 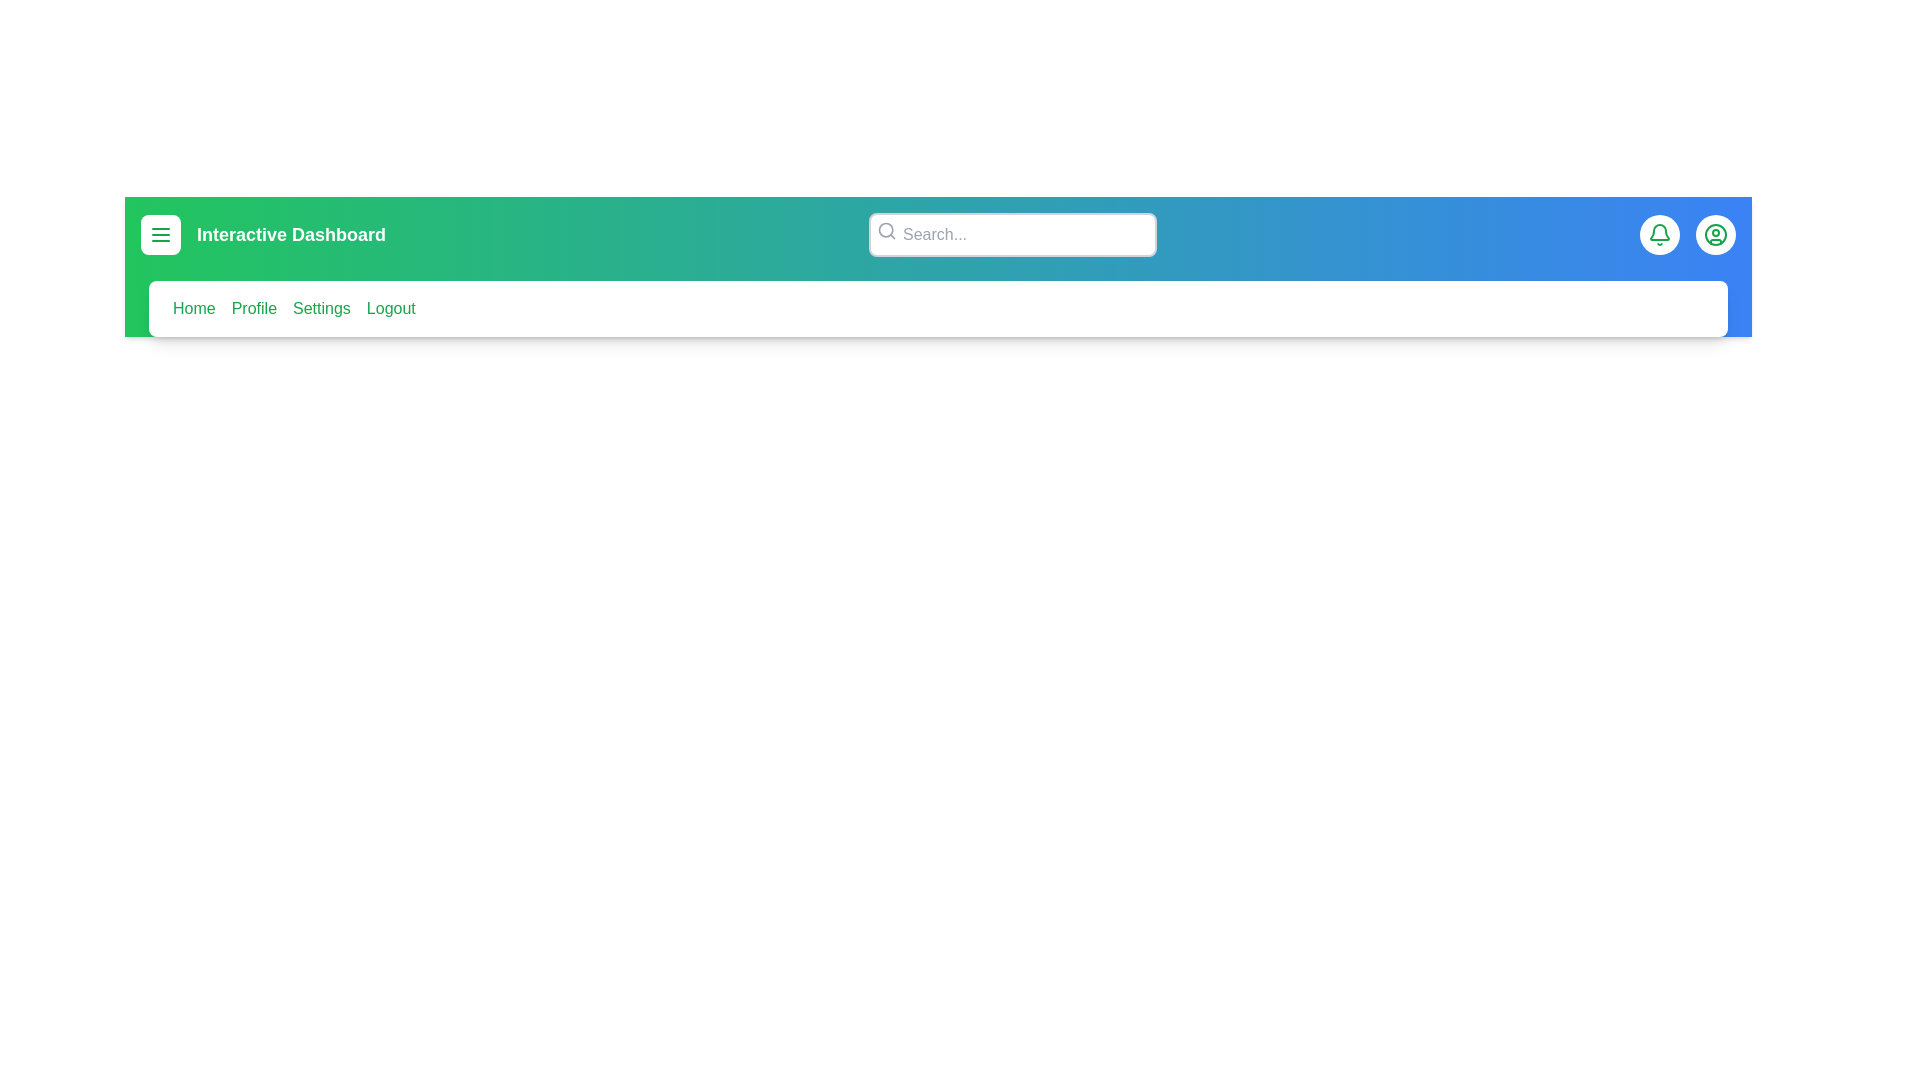 What do you see at coordinates (390, 308) in the screenshot?
I see `the menu item corresponding to Logout` at bounding box center [390, 308].